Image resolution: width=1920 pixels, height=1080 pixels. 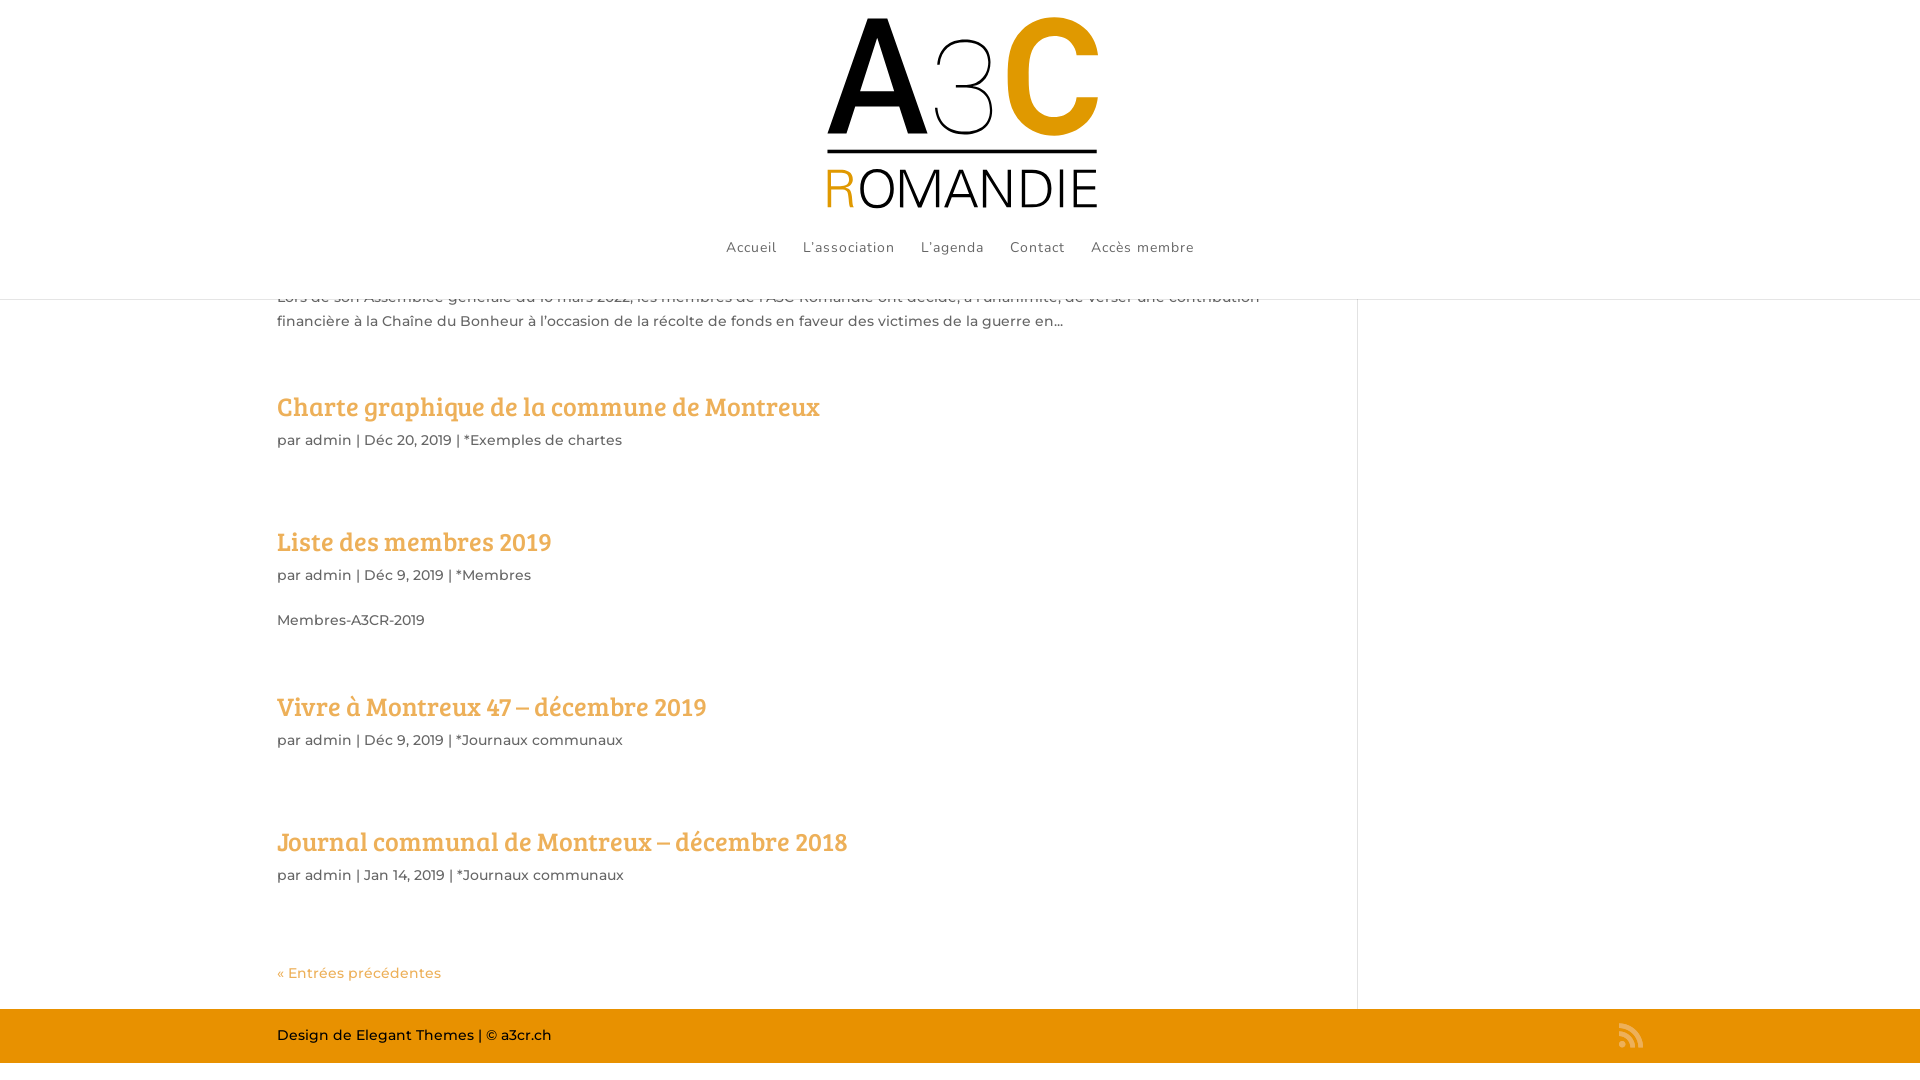 What do you see at coordinates (413, 540) in the screenshot?
I see `'Liste des membres 2019'` at bounding box center [413, 540].